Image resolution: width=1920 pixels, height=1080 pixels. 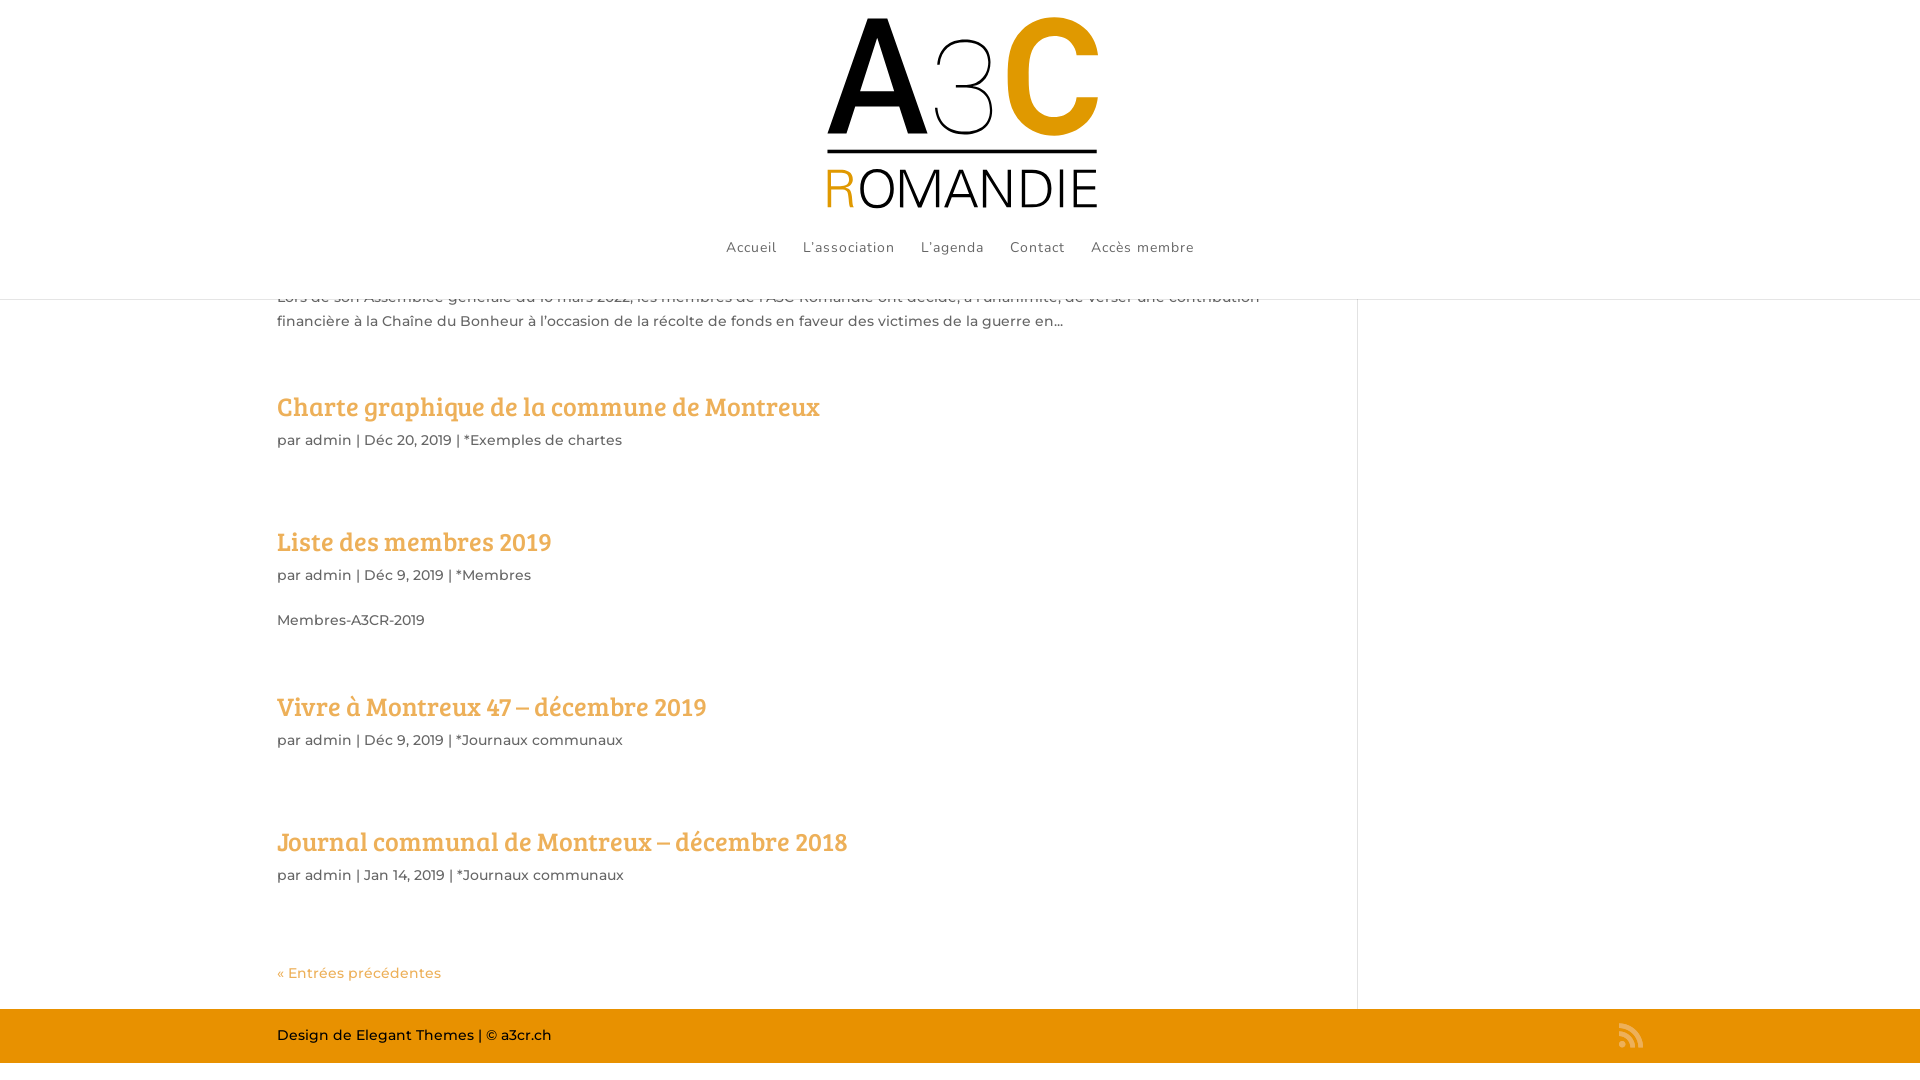 What do you see at coordinates (413, 540) in the screenshot?
I see `'Liste des membres 2019'` at bounding box center [413, 540].